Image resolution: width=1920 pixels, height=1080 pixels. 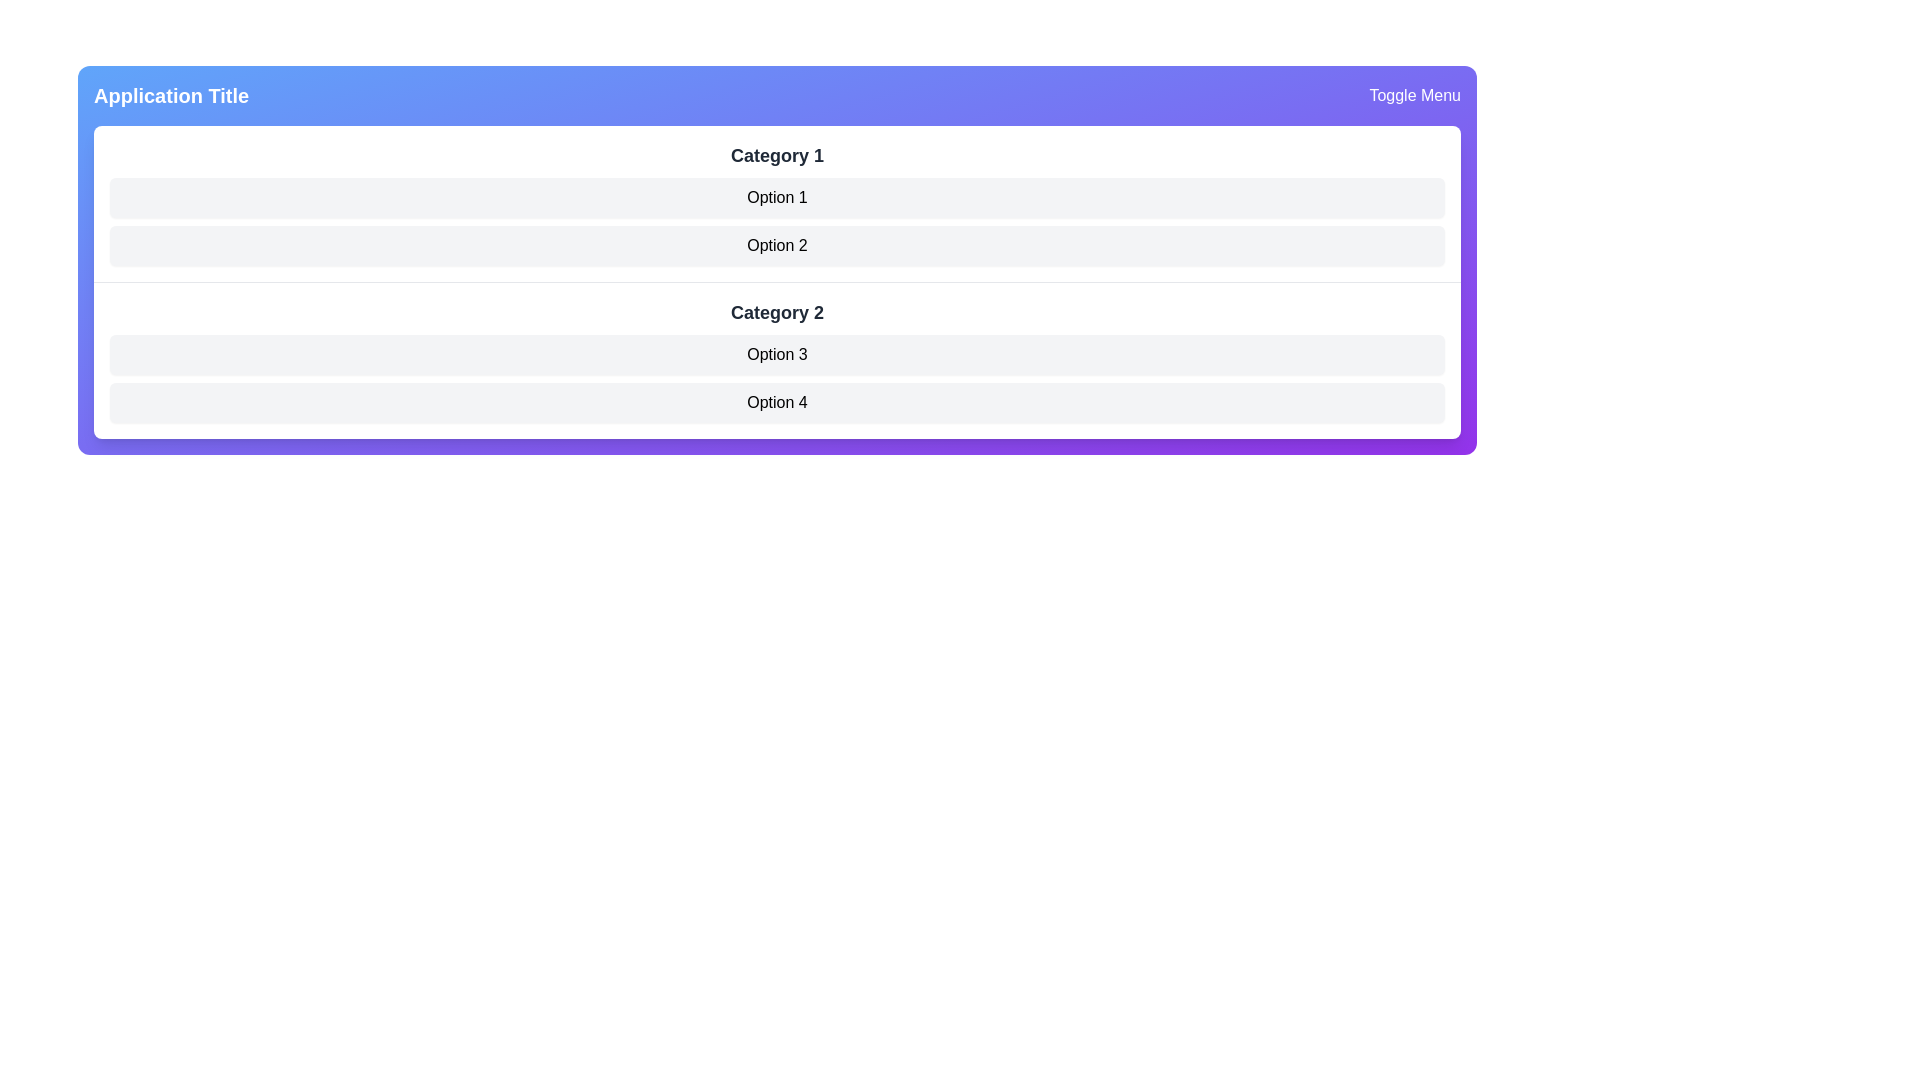 I want to click on the button labeled 'Option 2' located under the 'Category 1' heading to make a selection, so click(x=776, y=245).